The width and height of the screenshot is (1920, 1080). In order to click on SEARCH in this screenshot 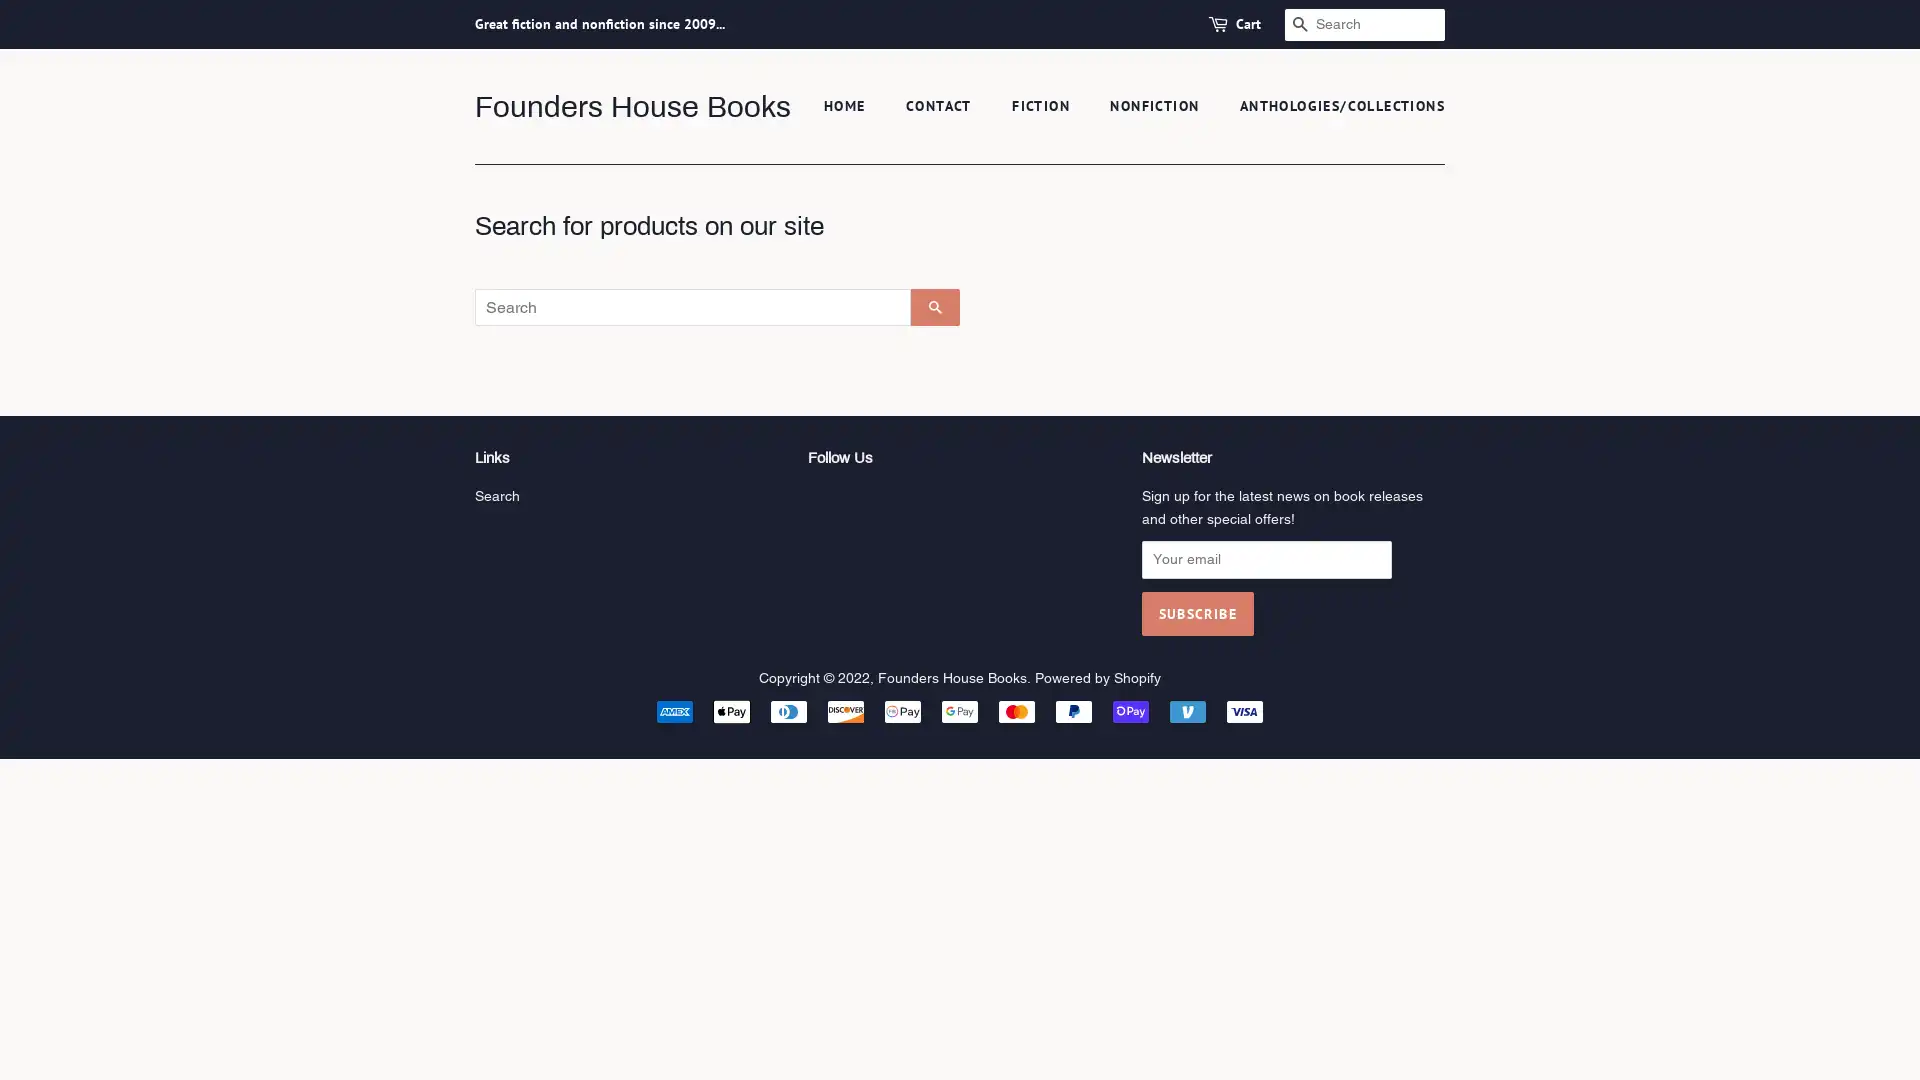, I will do `click(1300, 24)`.